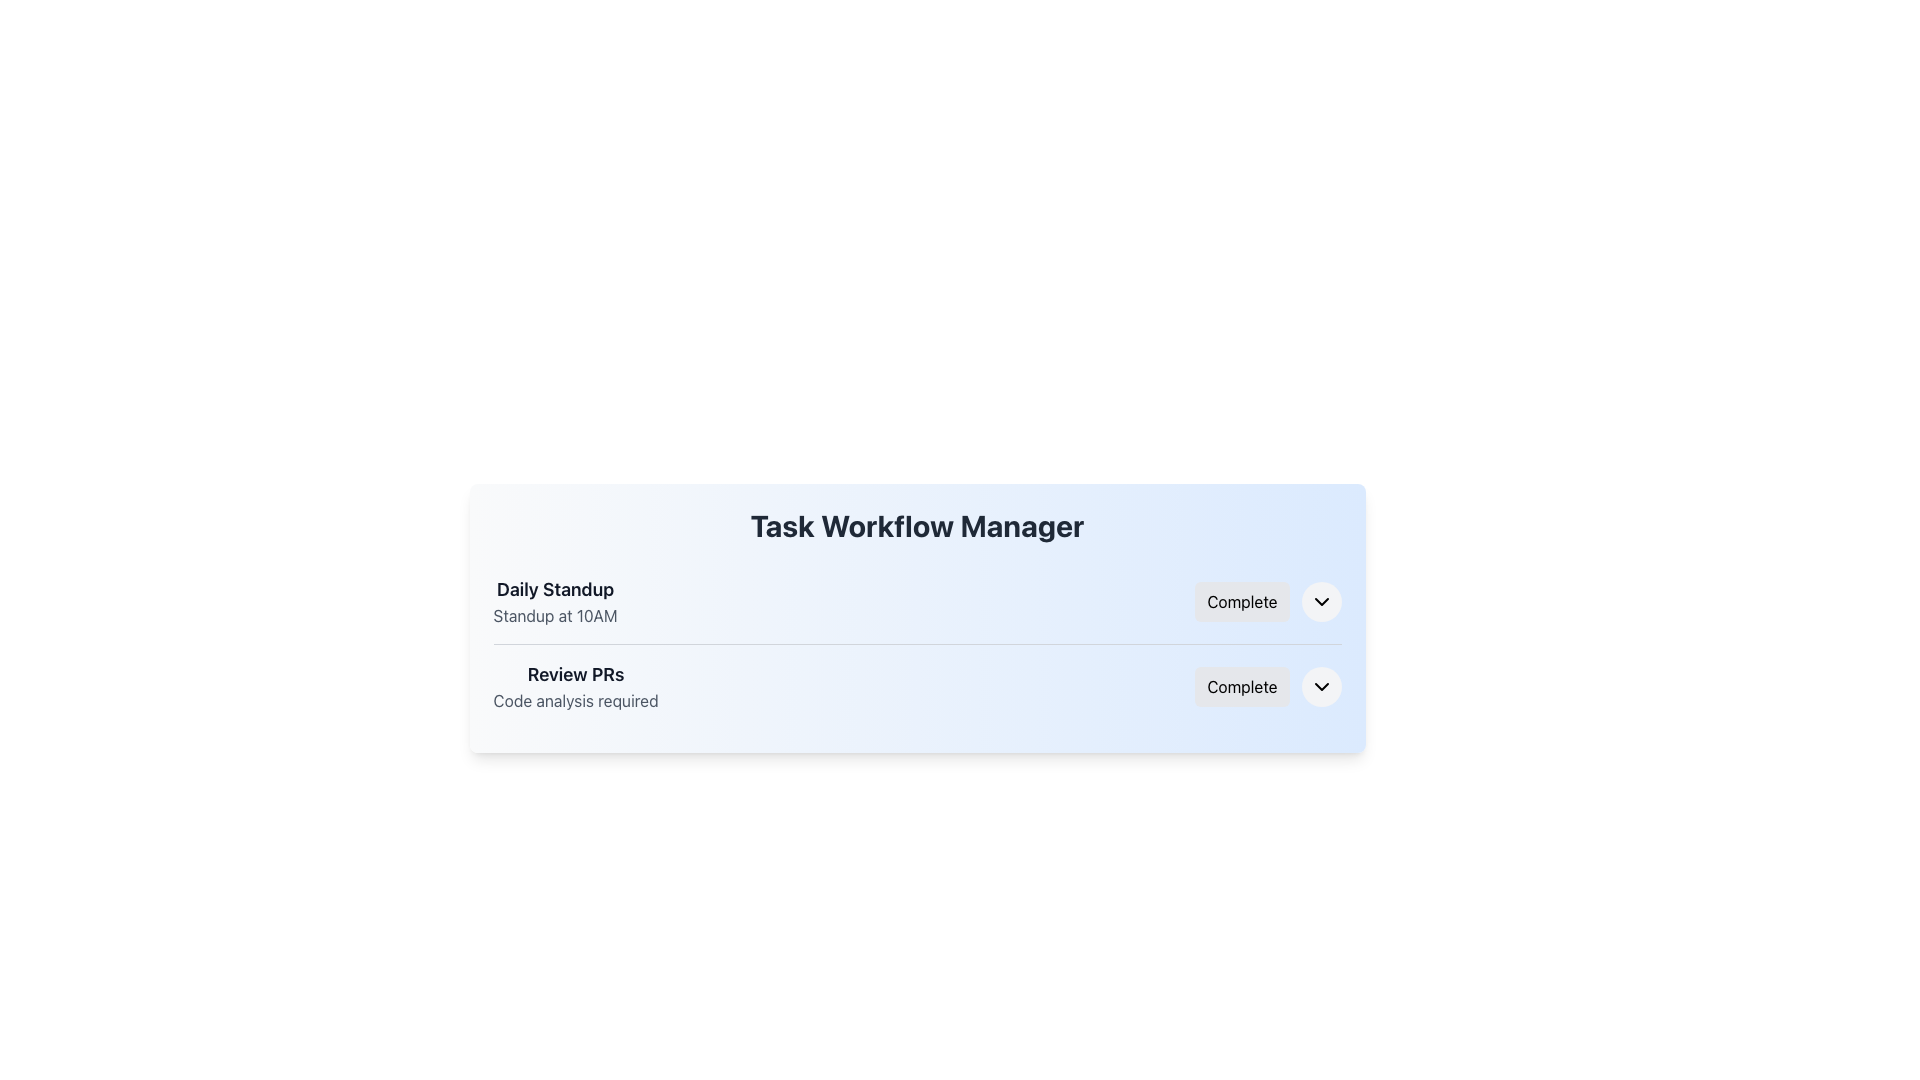 This screenshot has width=1920, height=1080. I want to click on the Text Label that serves as the title of the second task item in the list below 'Daily Standup', positioned above 'Code analysis required', so click(575, 675).